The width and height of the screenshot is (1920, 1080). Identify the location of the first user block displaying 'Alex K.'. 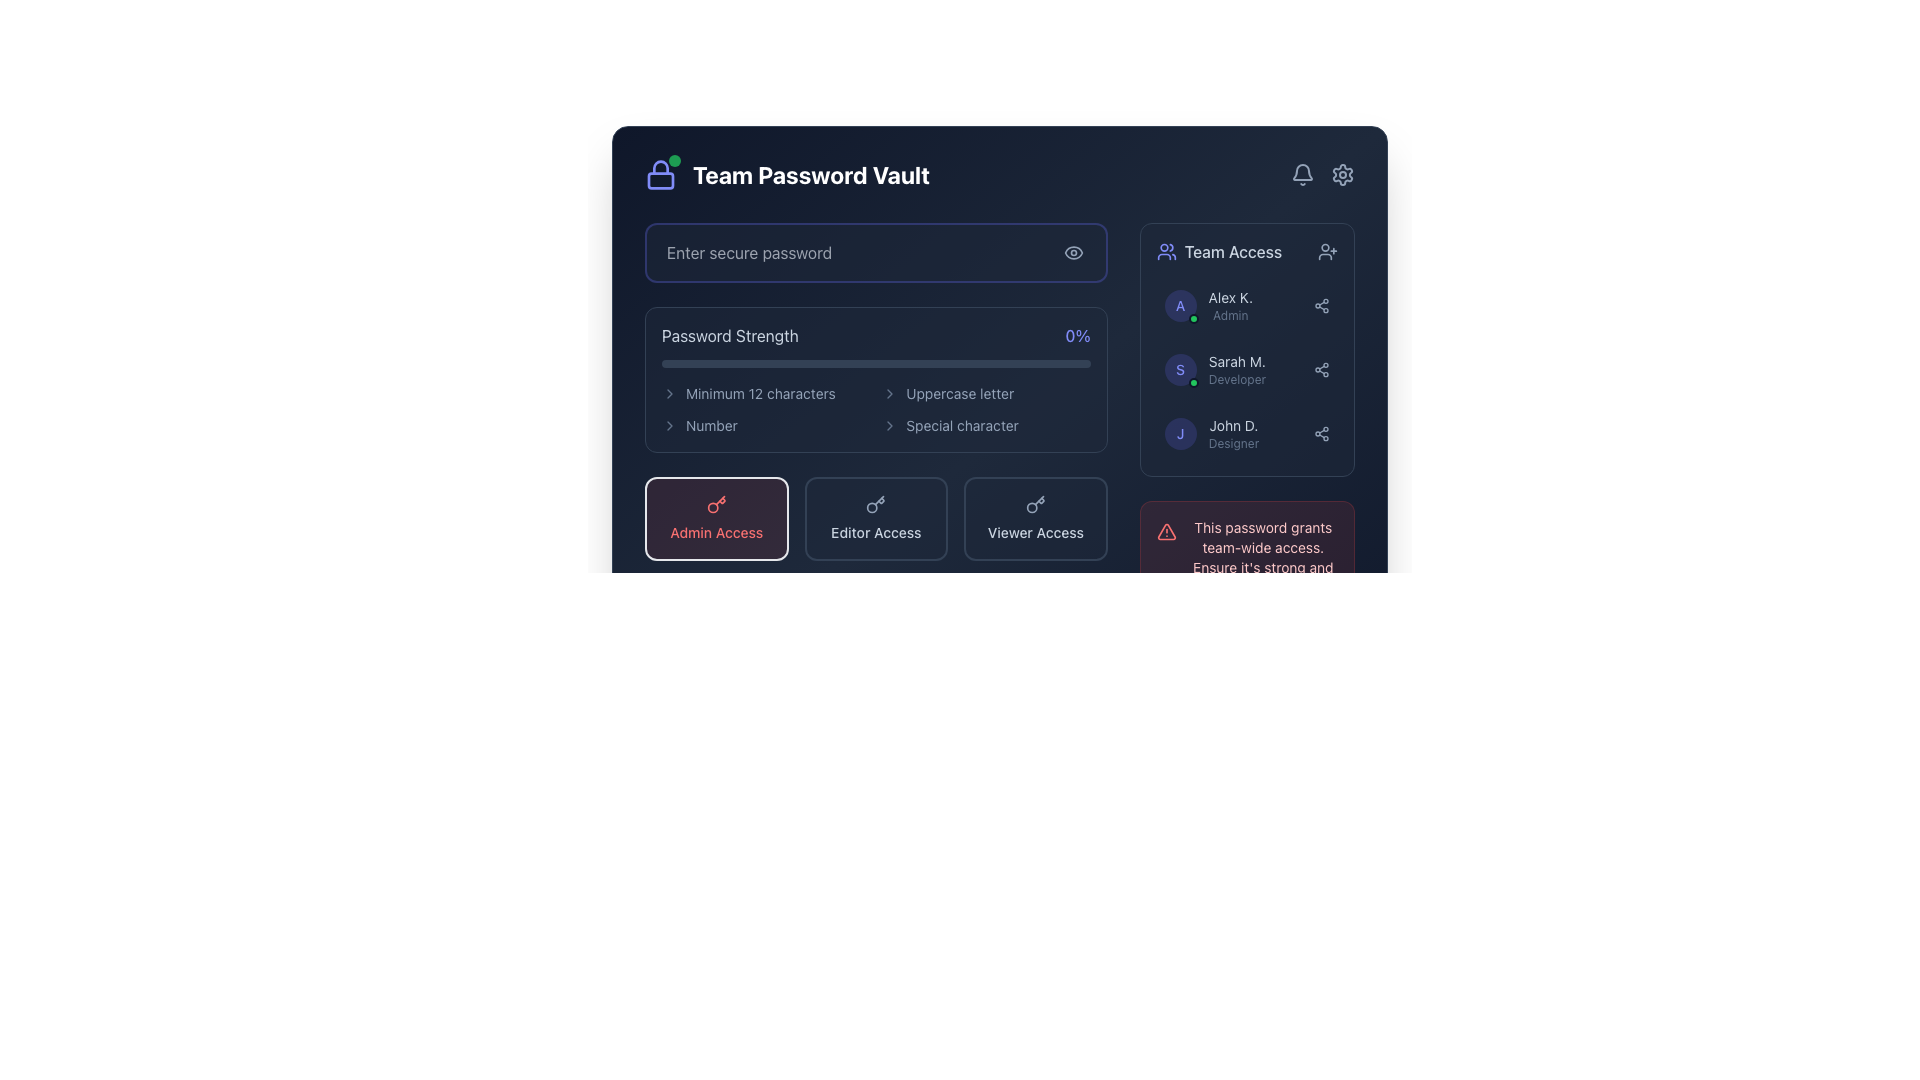
(1246, 305).